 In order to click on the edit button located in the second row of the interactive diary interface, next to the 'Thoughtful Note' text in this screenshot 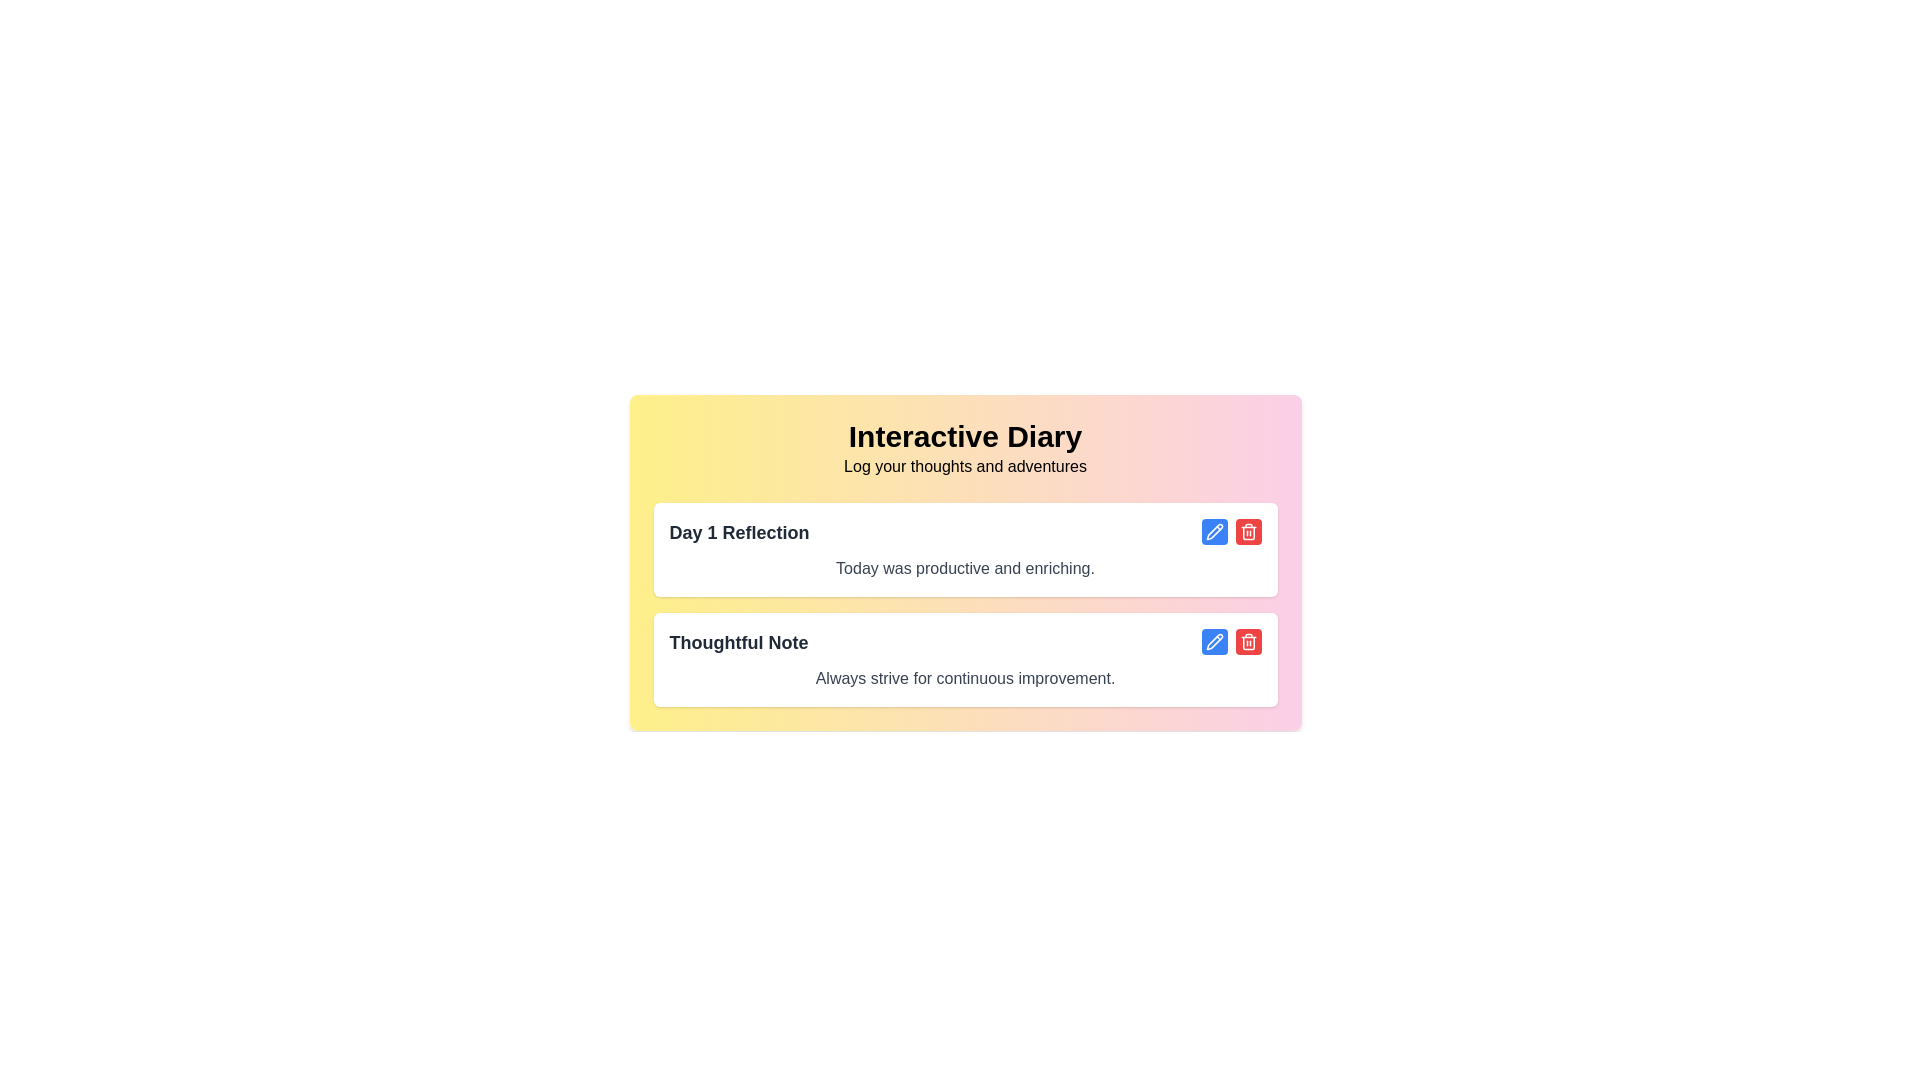, I will do `click(1213, 531)`.